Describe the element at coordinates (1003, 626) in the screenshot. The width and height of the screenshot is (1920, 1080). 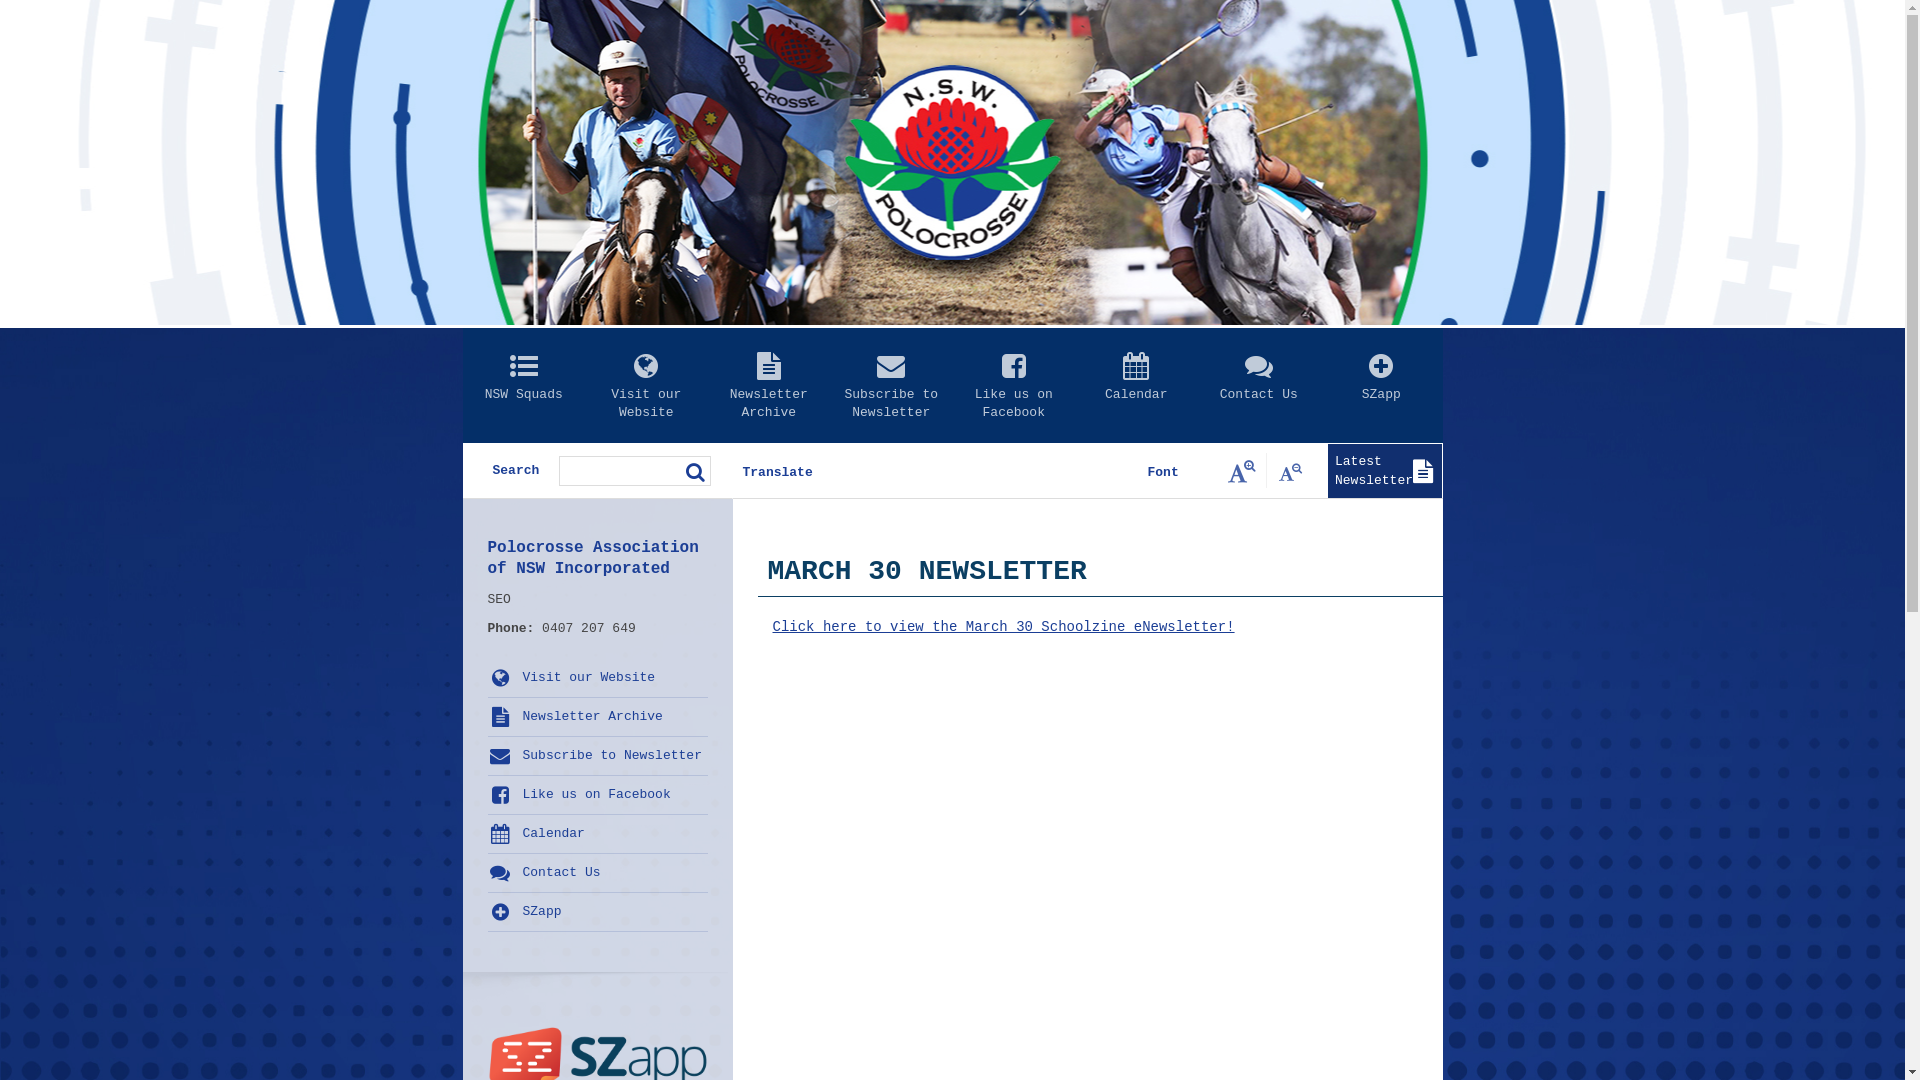
I see `'Click here to view the March 30 Schoolzine eNewsletter!'` at that location.